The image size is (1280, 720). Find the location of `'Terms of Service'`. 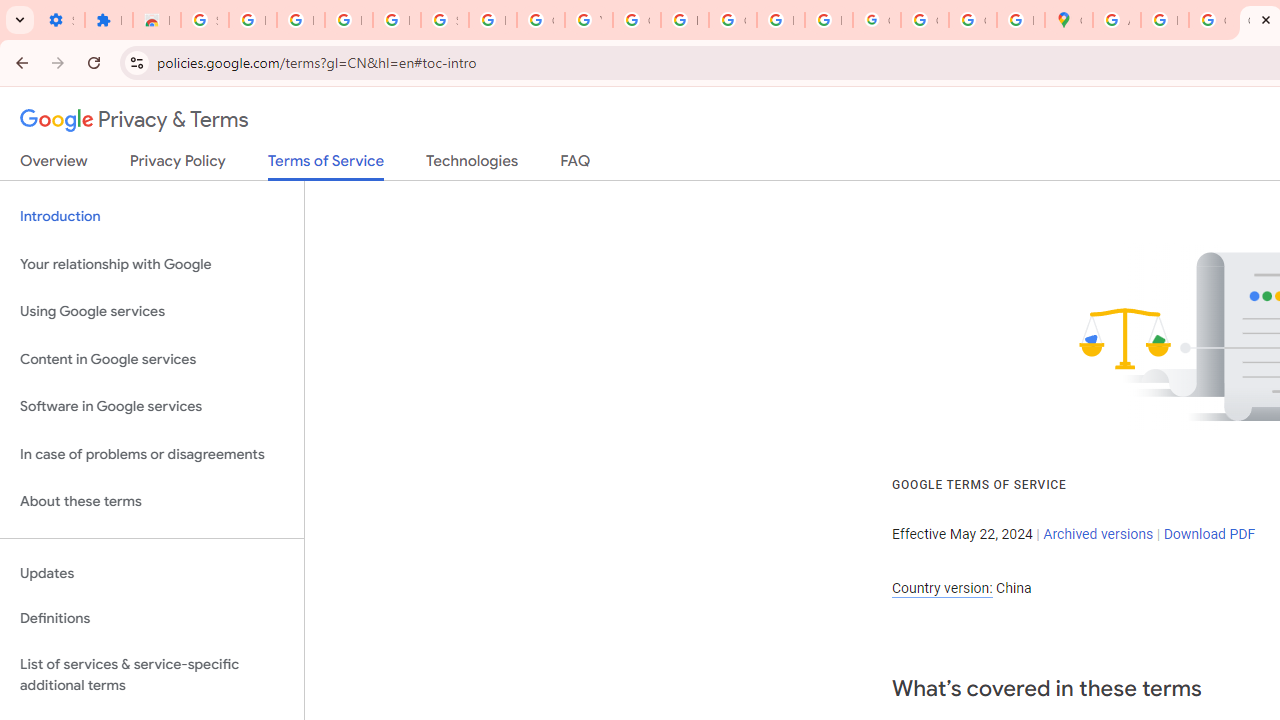

'Terms of Service' is located at coordinates (326, 165).